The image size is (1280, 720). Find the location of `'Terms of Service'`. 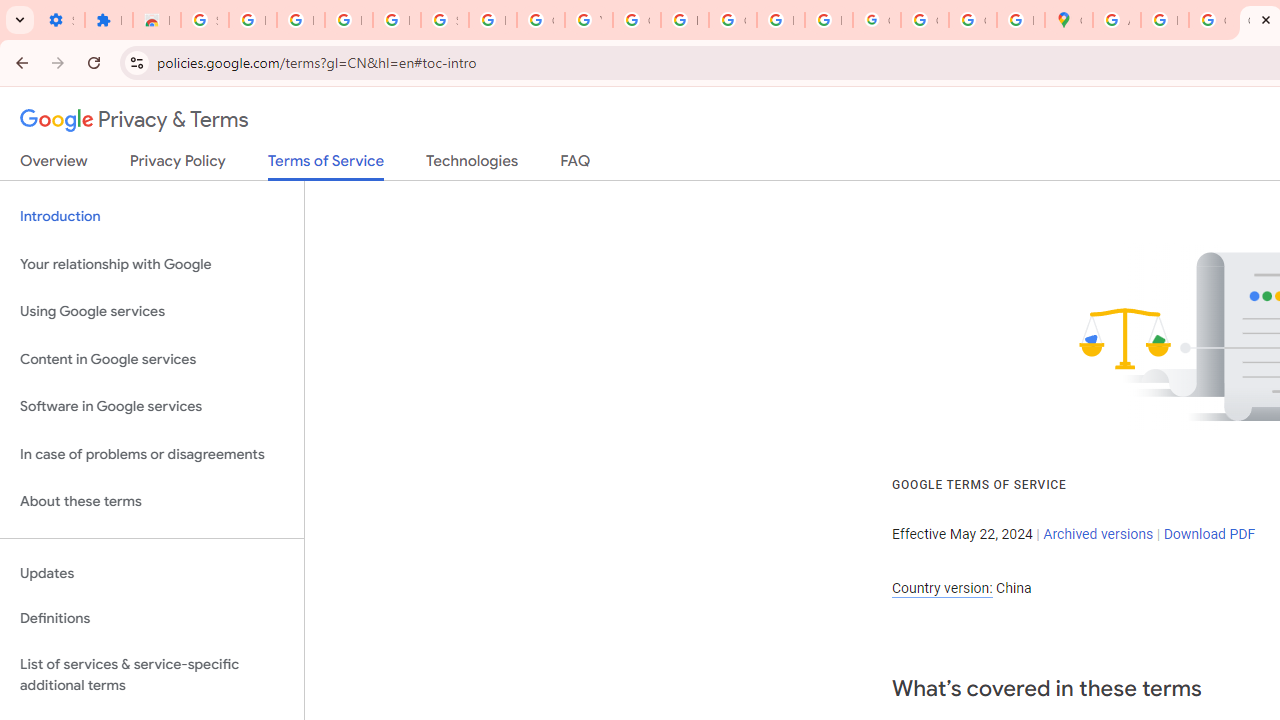

'Terms of Service' is located at coordinates (326, 165).